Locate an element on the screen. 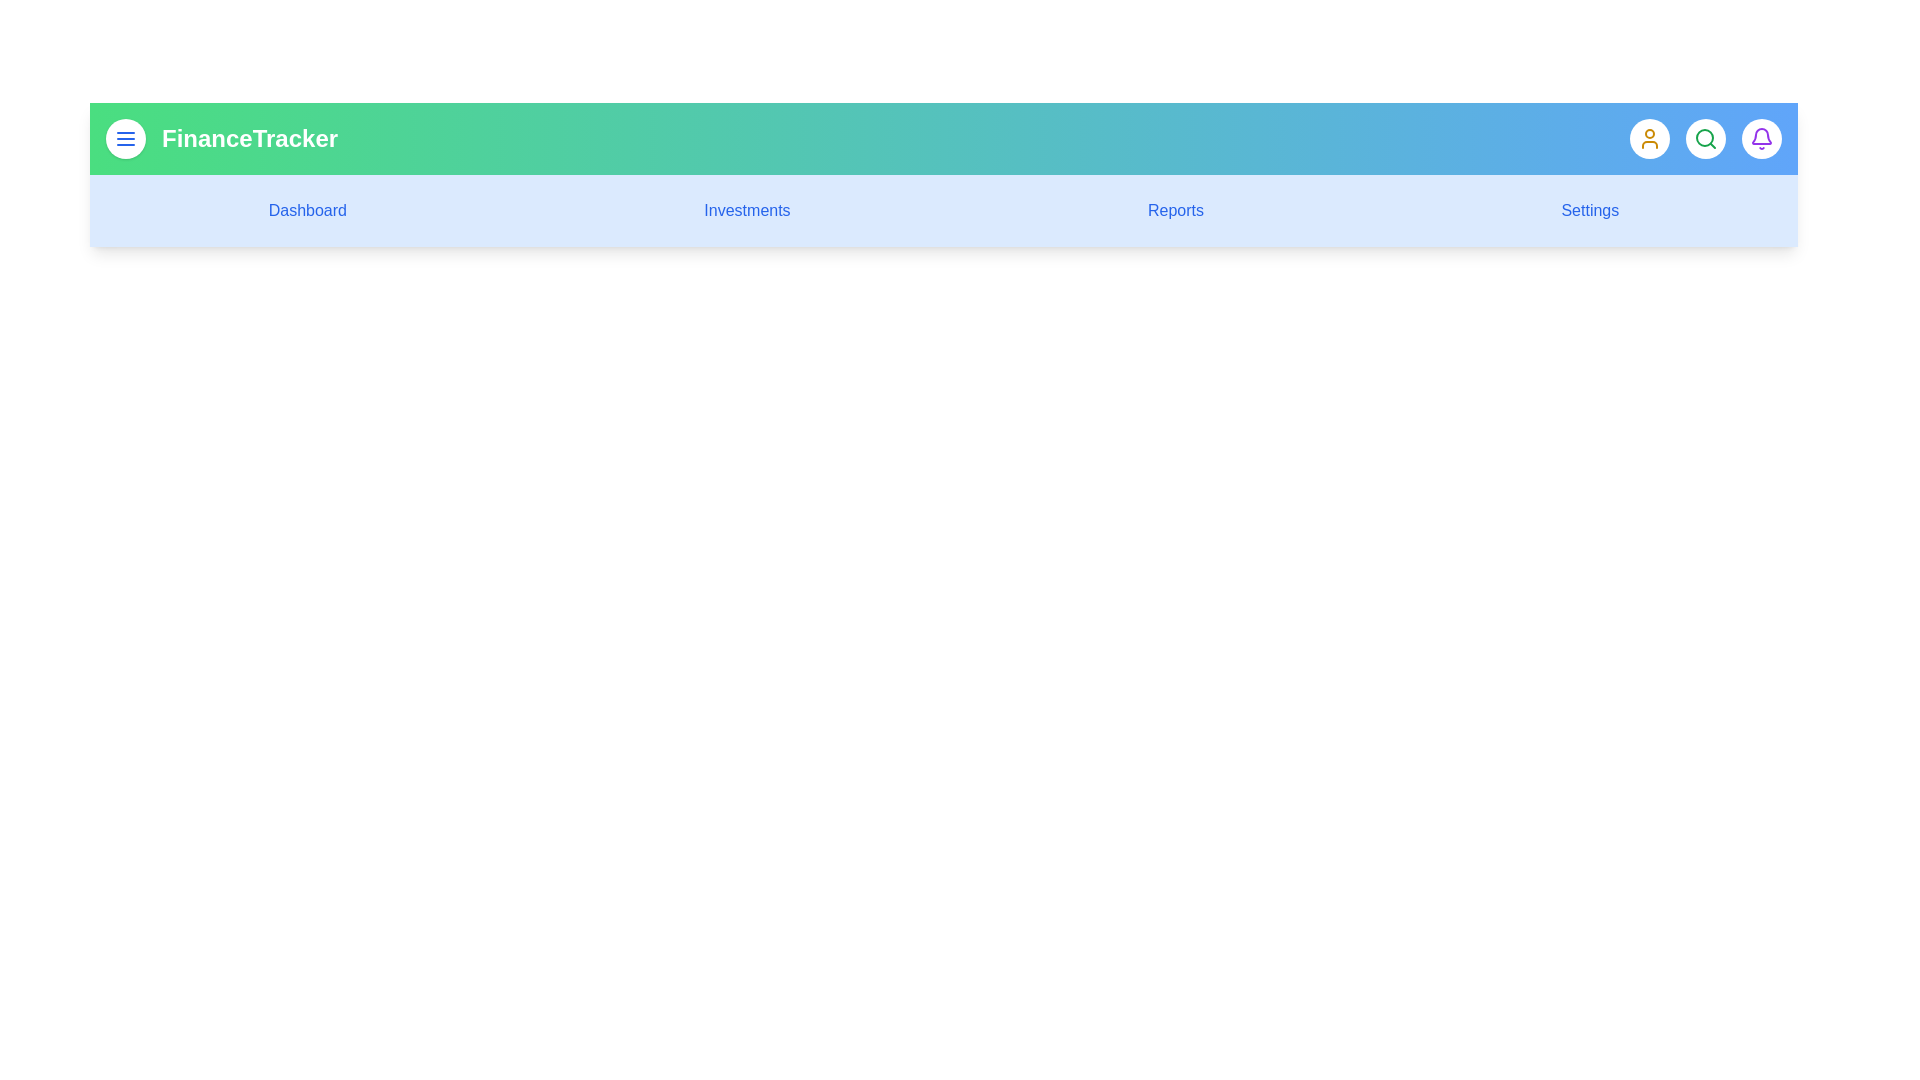 This screenshot has width=1920, height=1080. the search button to activate the search functionality is located at coordinates (1704, 137).